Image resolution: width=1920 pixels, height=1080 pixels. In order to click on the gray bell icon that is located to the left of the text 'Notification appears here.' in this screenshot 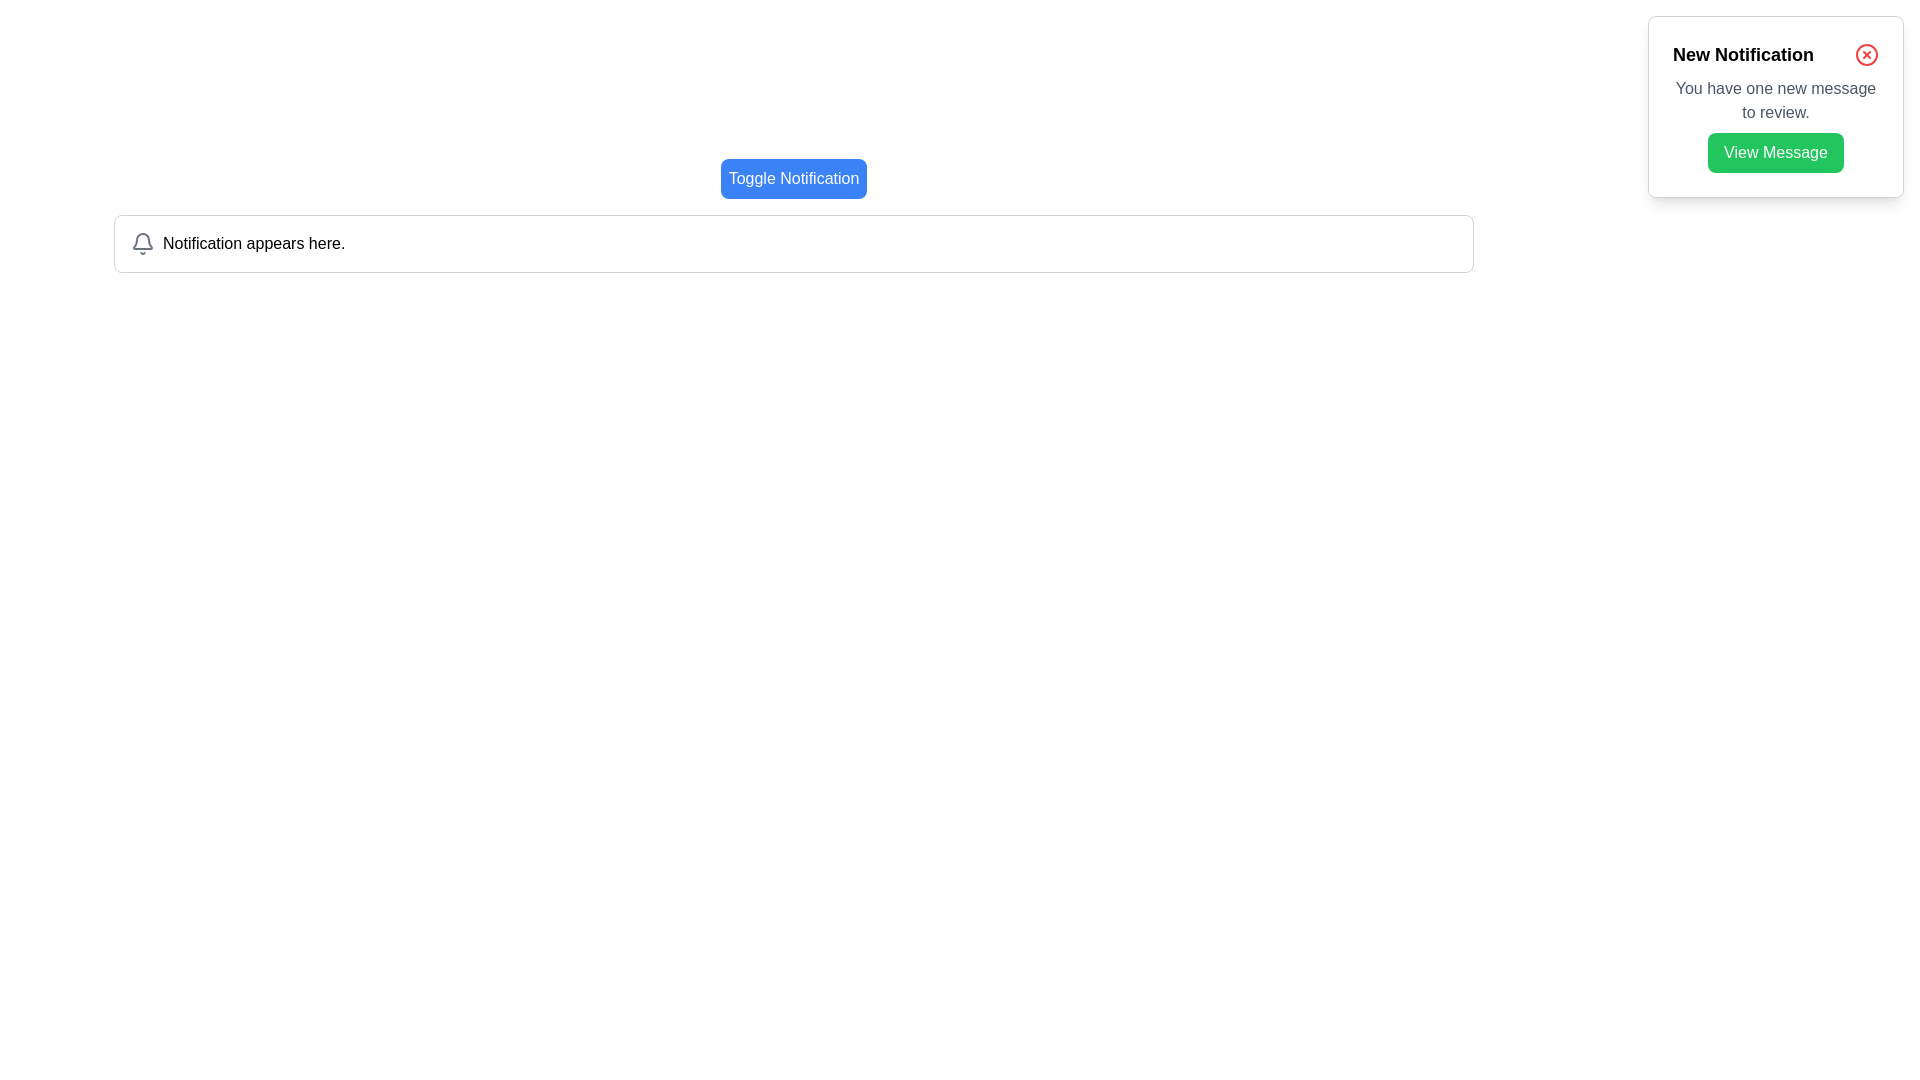, I will do `click(142, 242)`.